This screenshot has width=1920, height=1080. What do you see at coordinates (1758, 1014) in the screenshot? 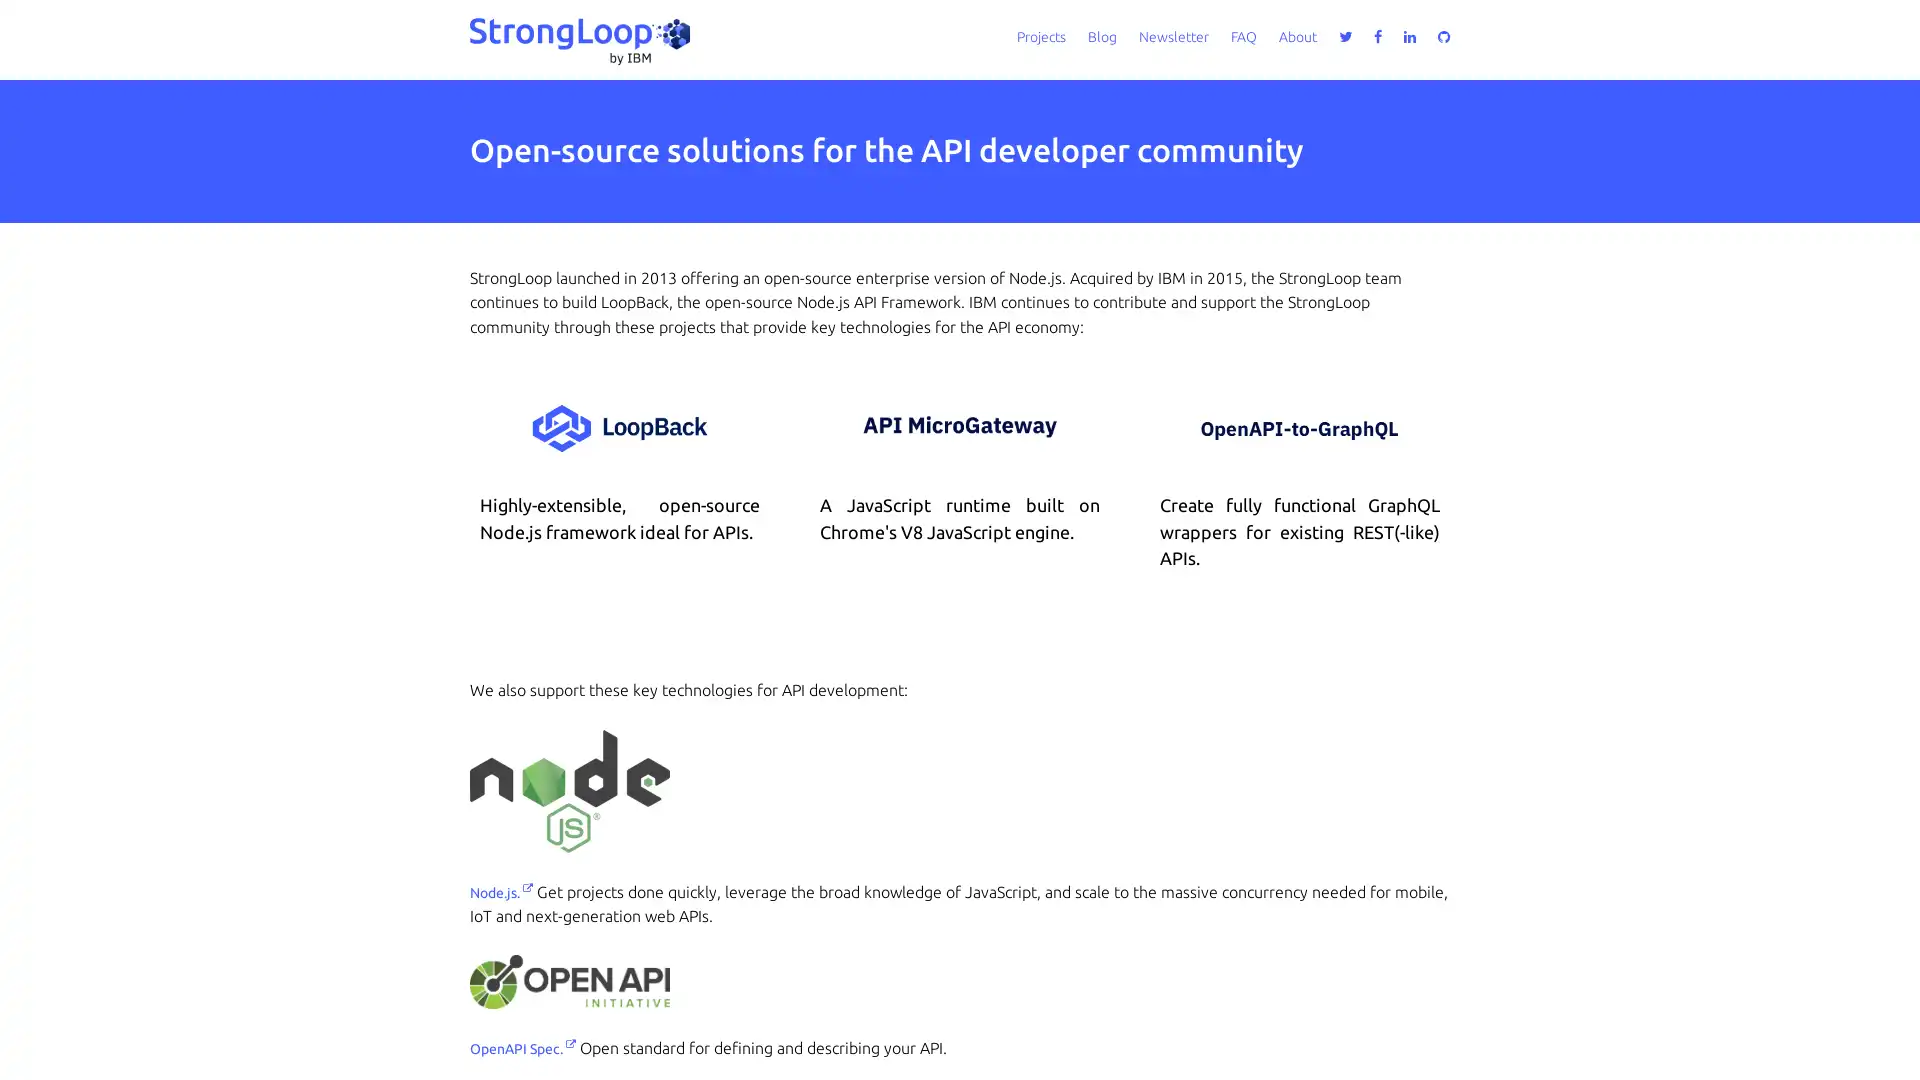
I see `Do not sell my personal information` at bounding box center [1758, 1014].